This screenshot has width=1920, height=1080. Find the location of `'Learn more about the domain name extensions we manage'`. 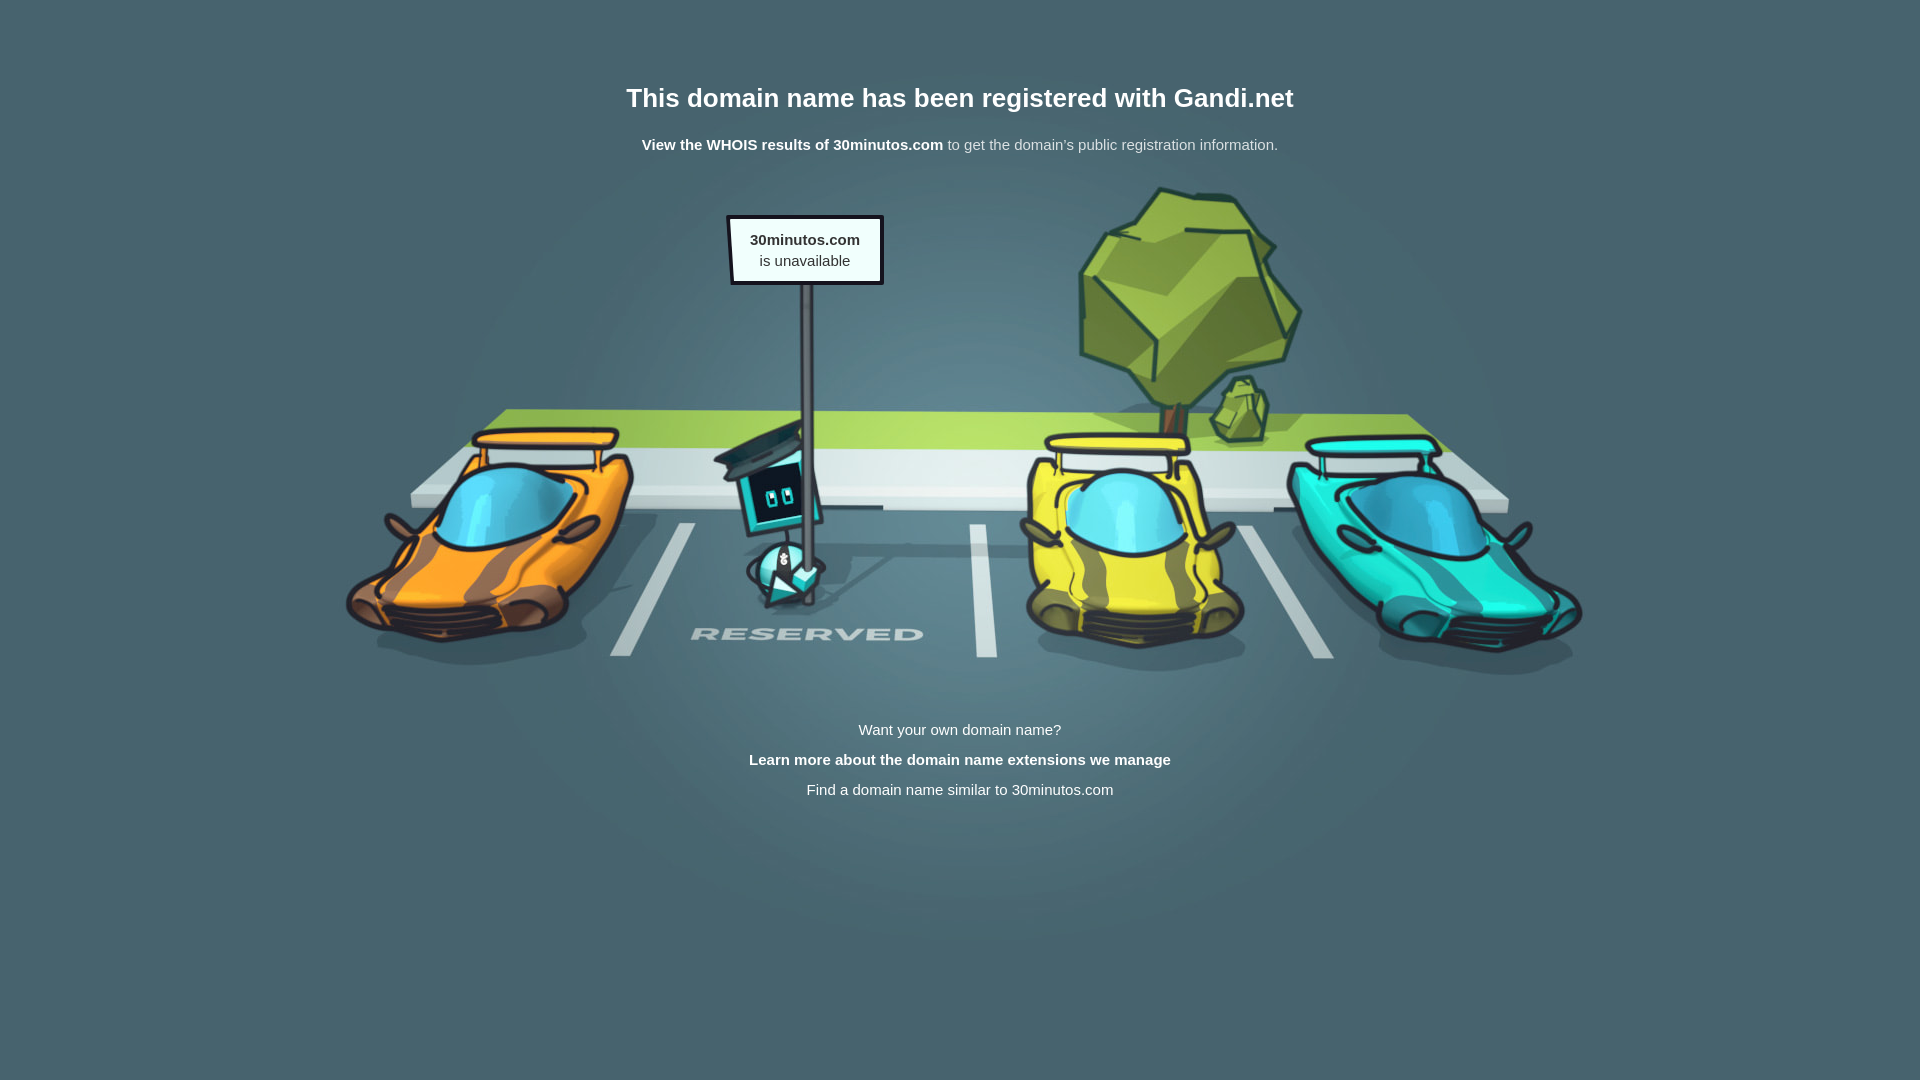

'Learn more about the domain name extensions we manage' is located at coordinates (960, 759).